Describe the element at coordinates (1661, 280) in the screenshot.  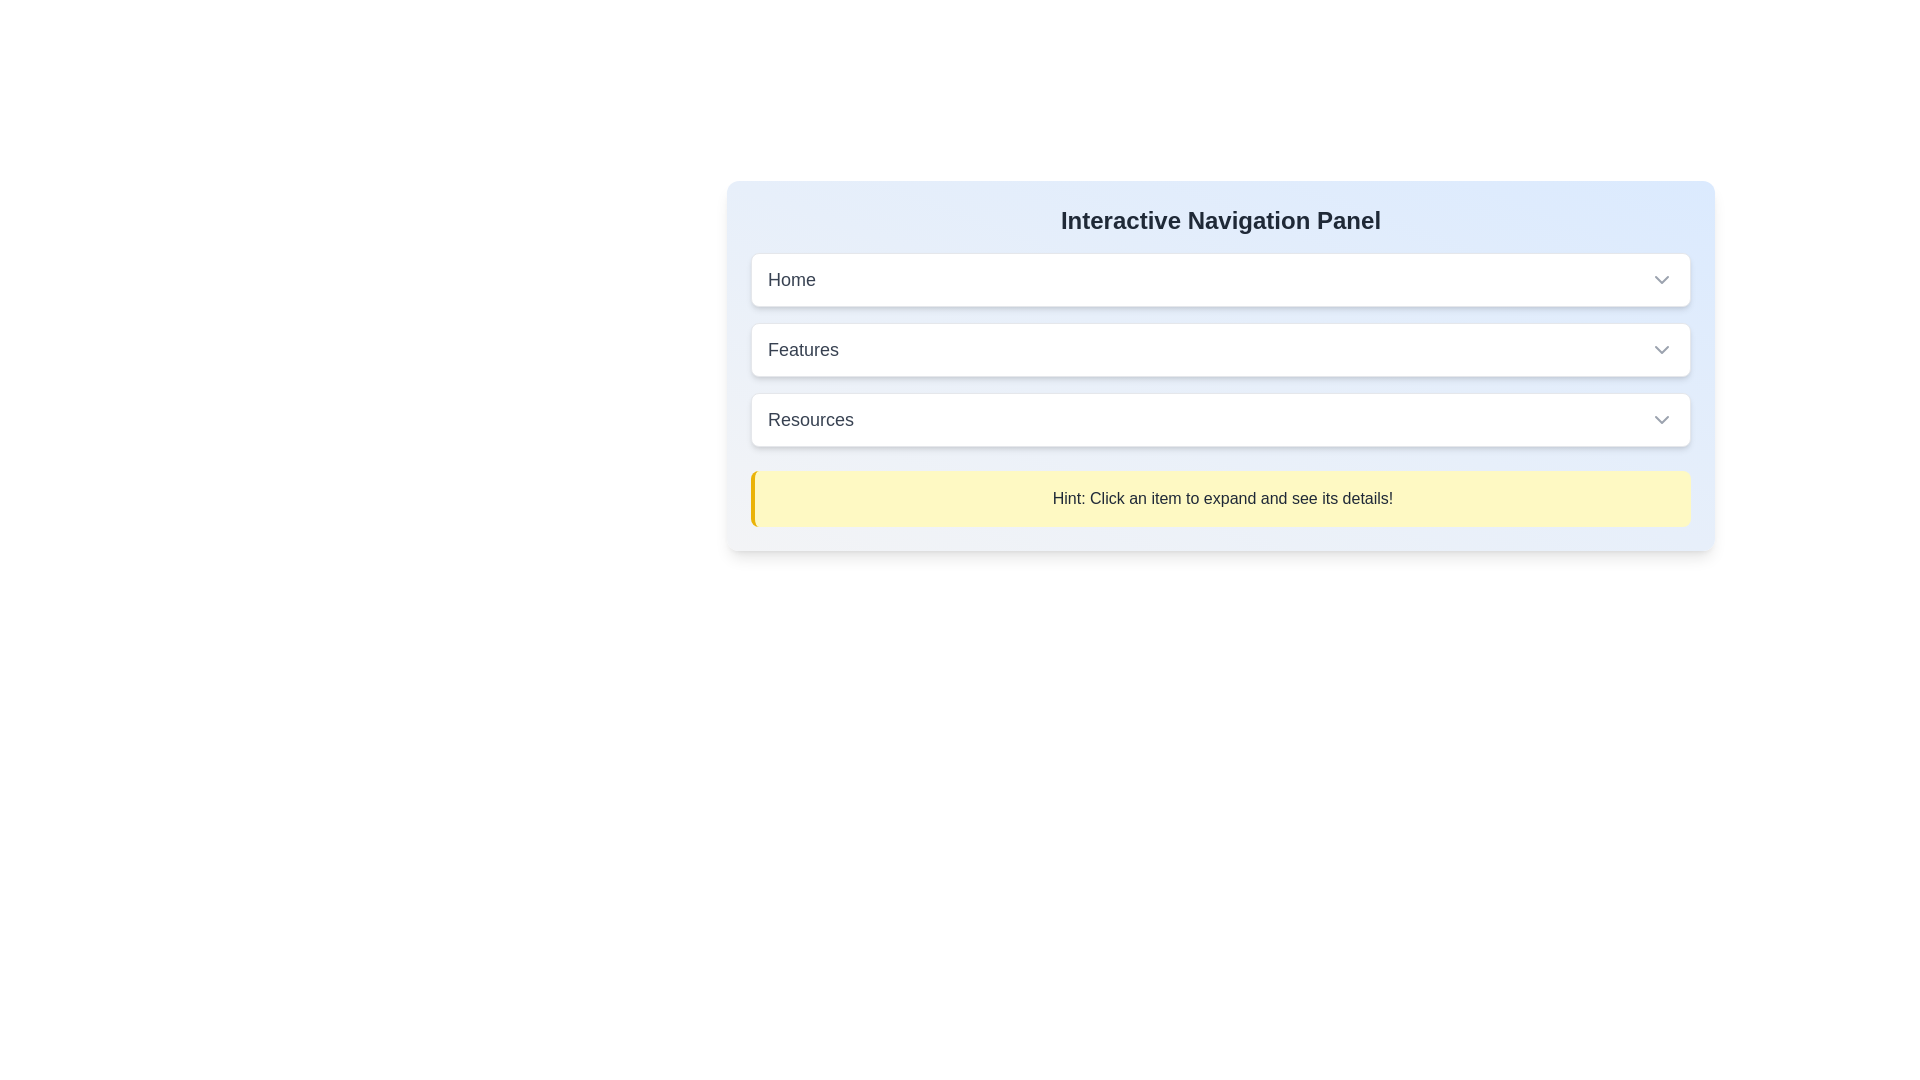
I see `the Chevron Down icon located to the right of the 'Home' navigation button` at that location.